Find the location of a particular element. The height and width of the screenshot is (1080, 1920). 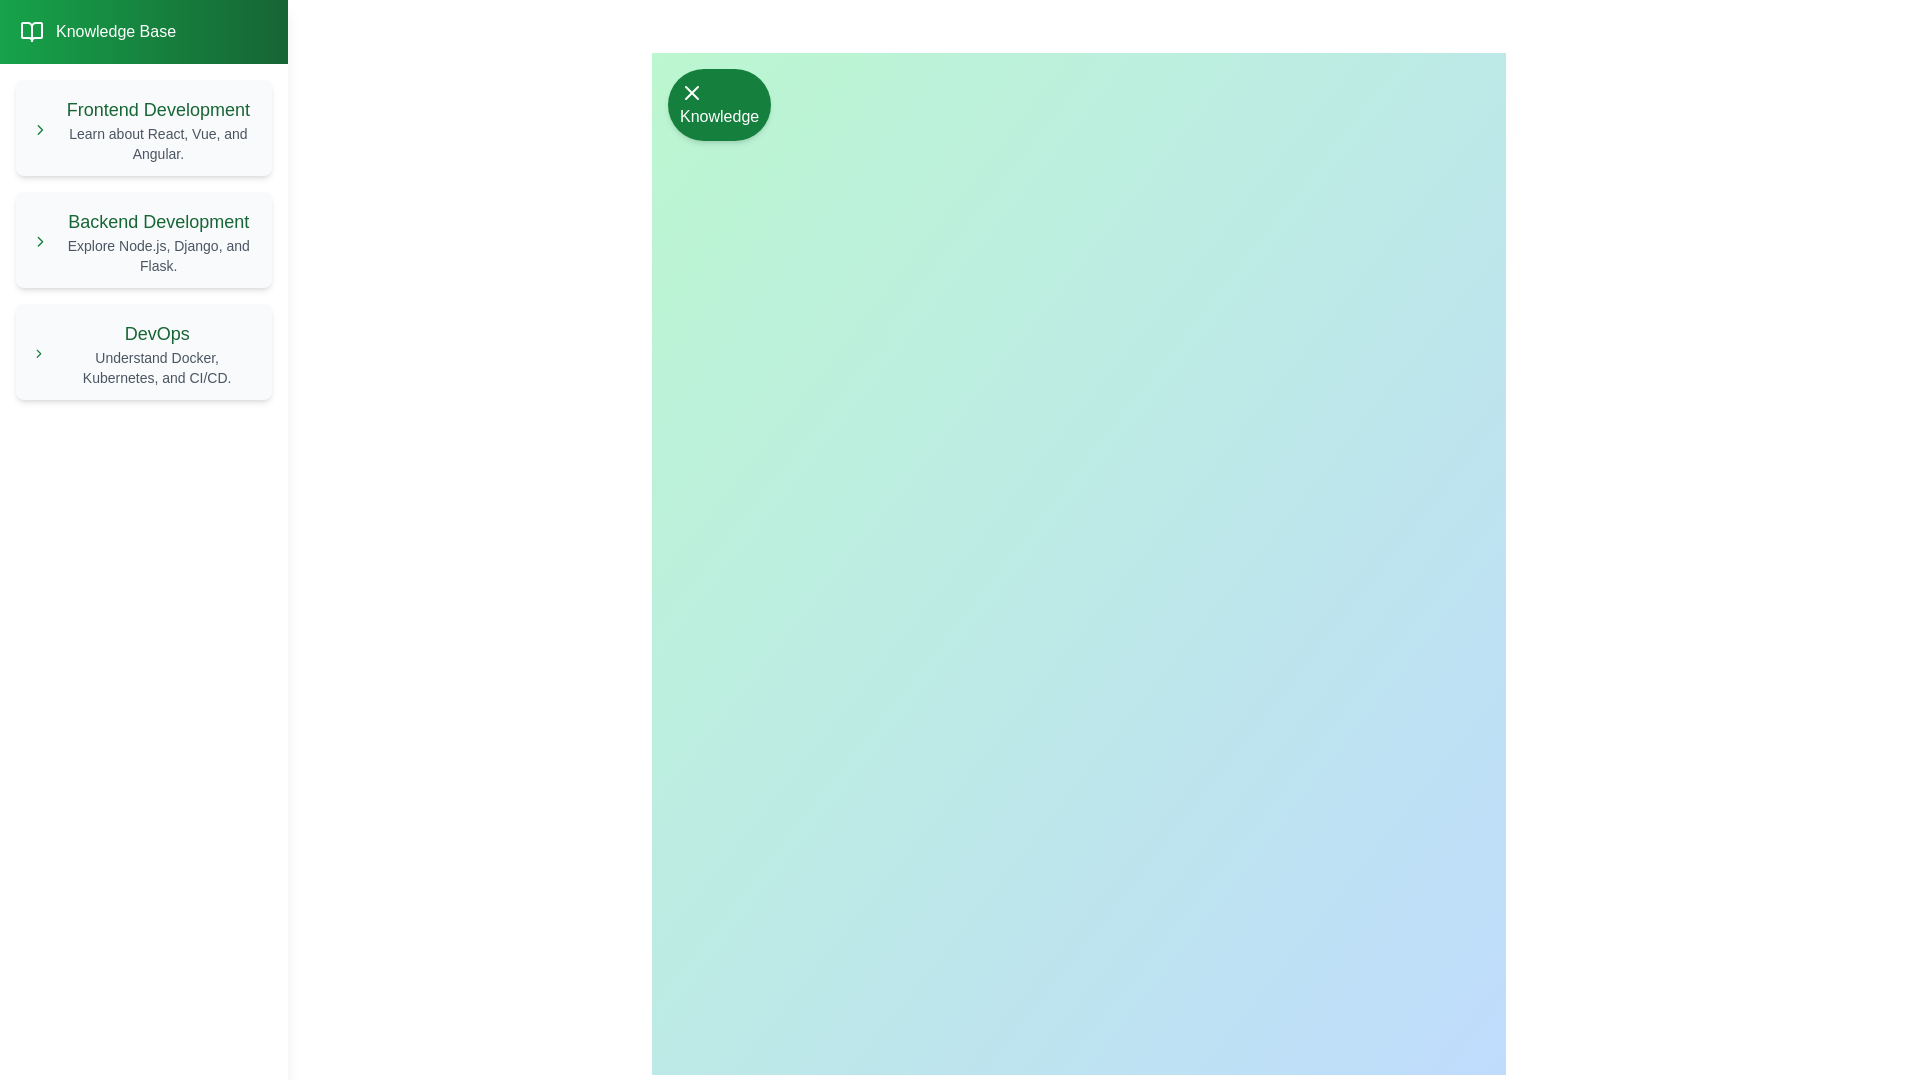

the list item corresponding to Frontend Development is located at coordinates (143, 127).